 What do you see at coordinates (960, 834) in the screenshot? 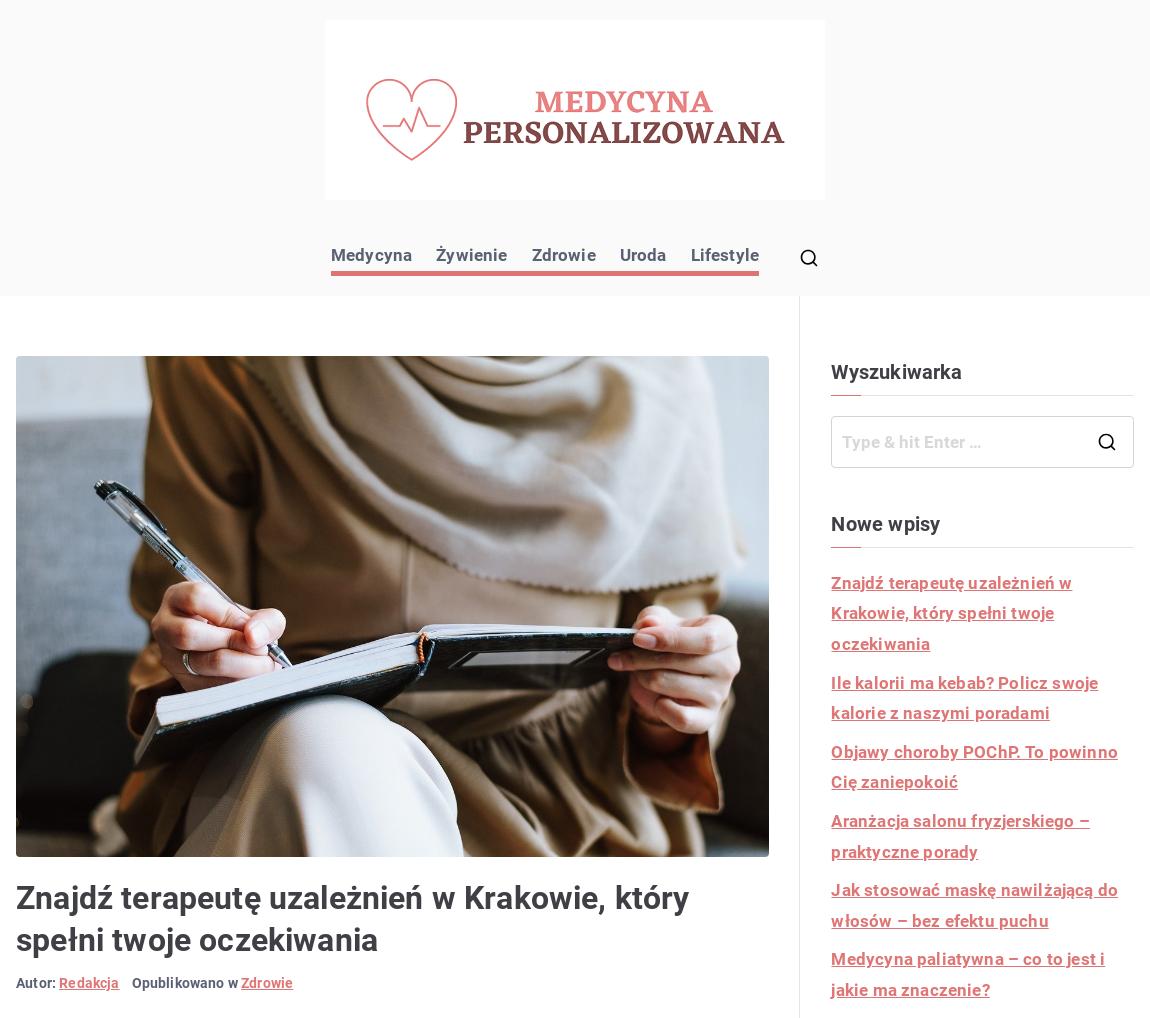
I see `'Aranżacja salonu fryzjerskiego – praktyczne porady'` at bounding box center [960, 834].